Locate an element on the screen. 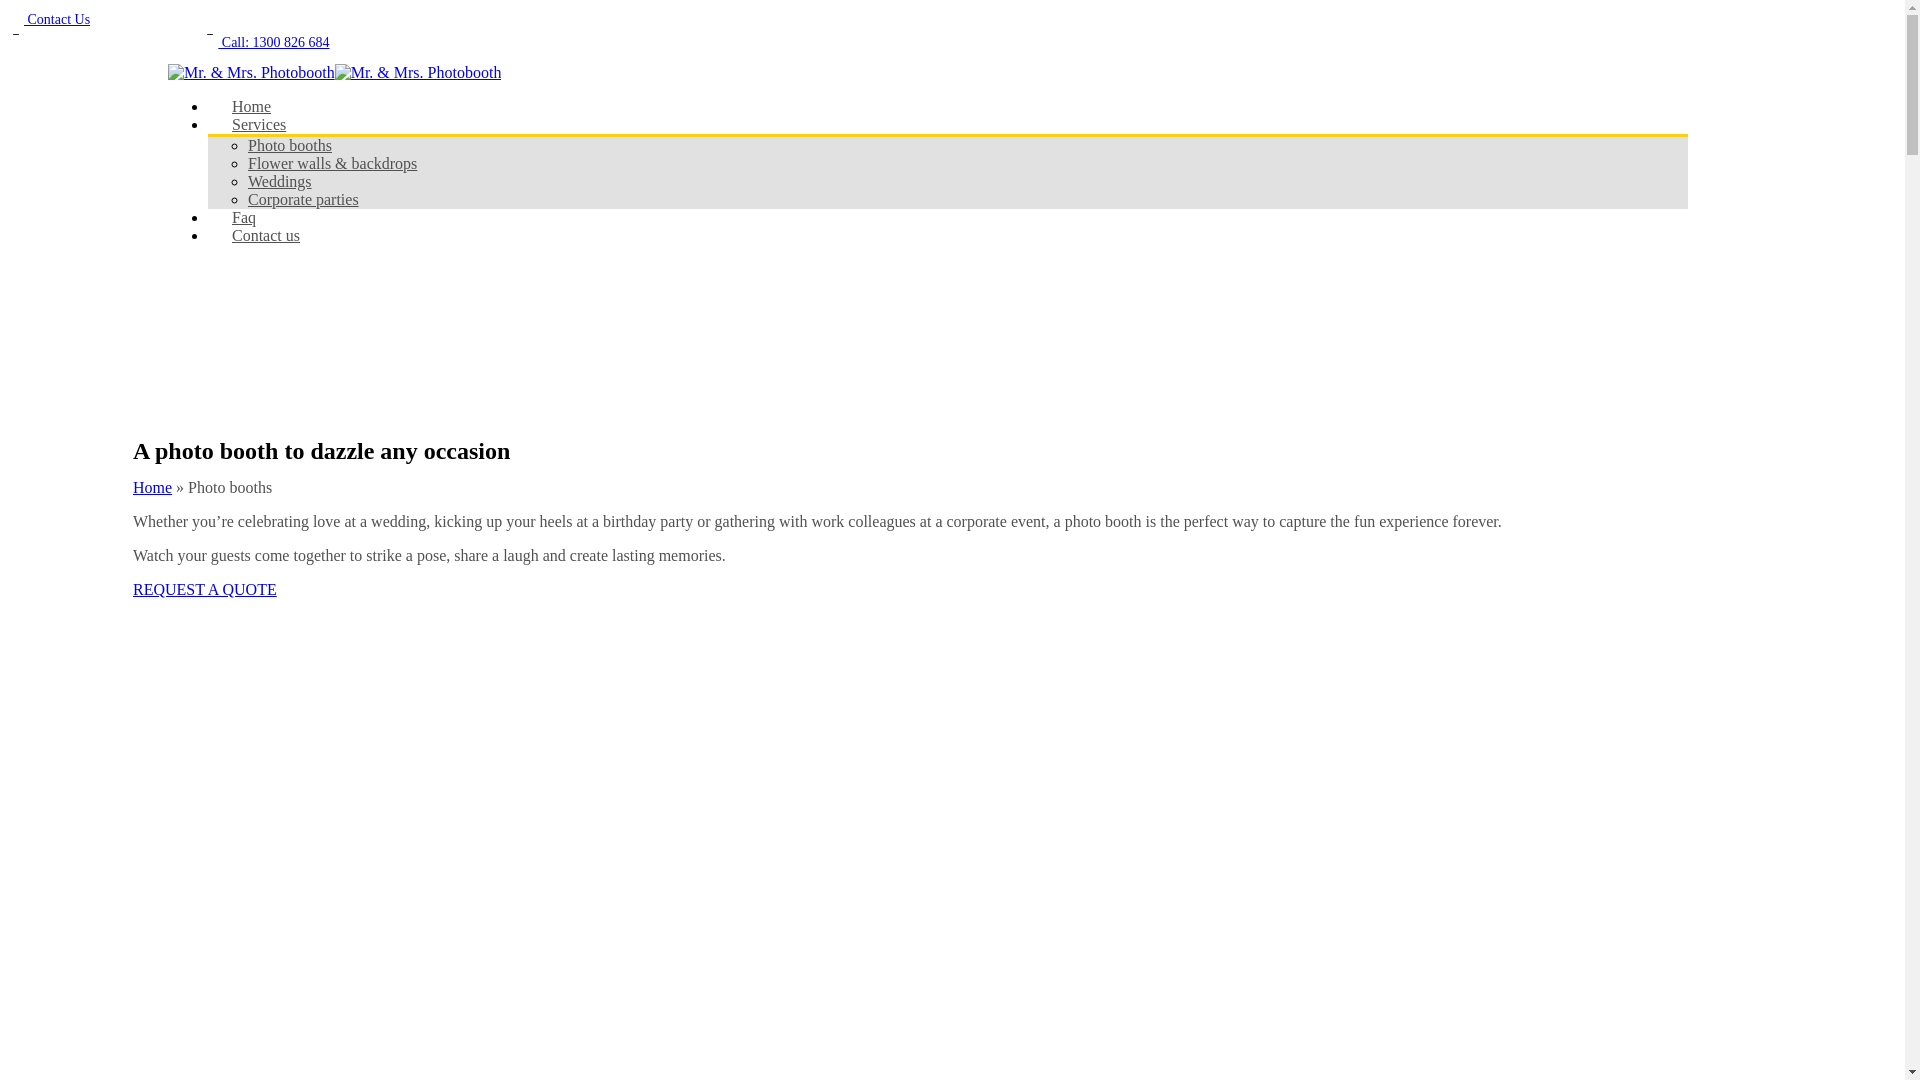  'Click to see Phone Number' is located at coordinates (101, 40).